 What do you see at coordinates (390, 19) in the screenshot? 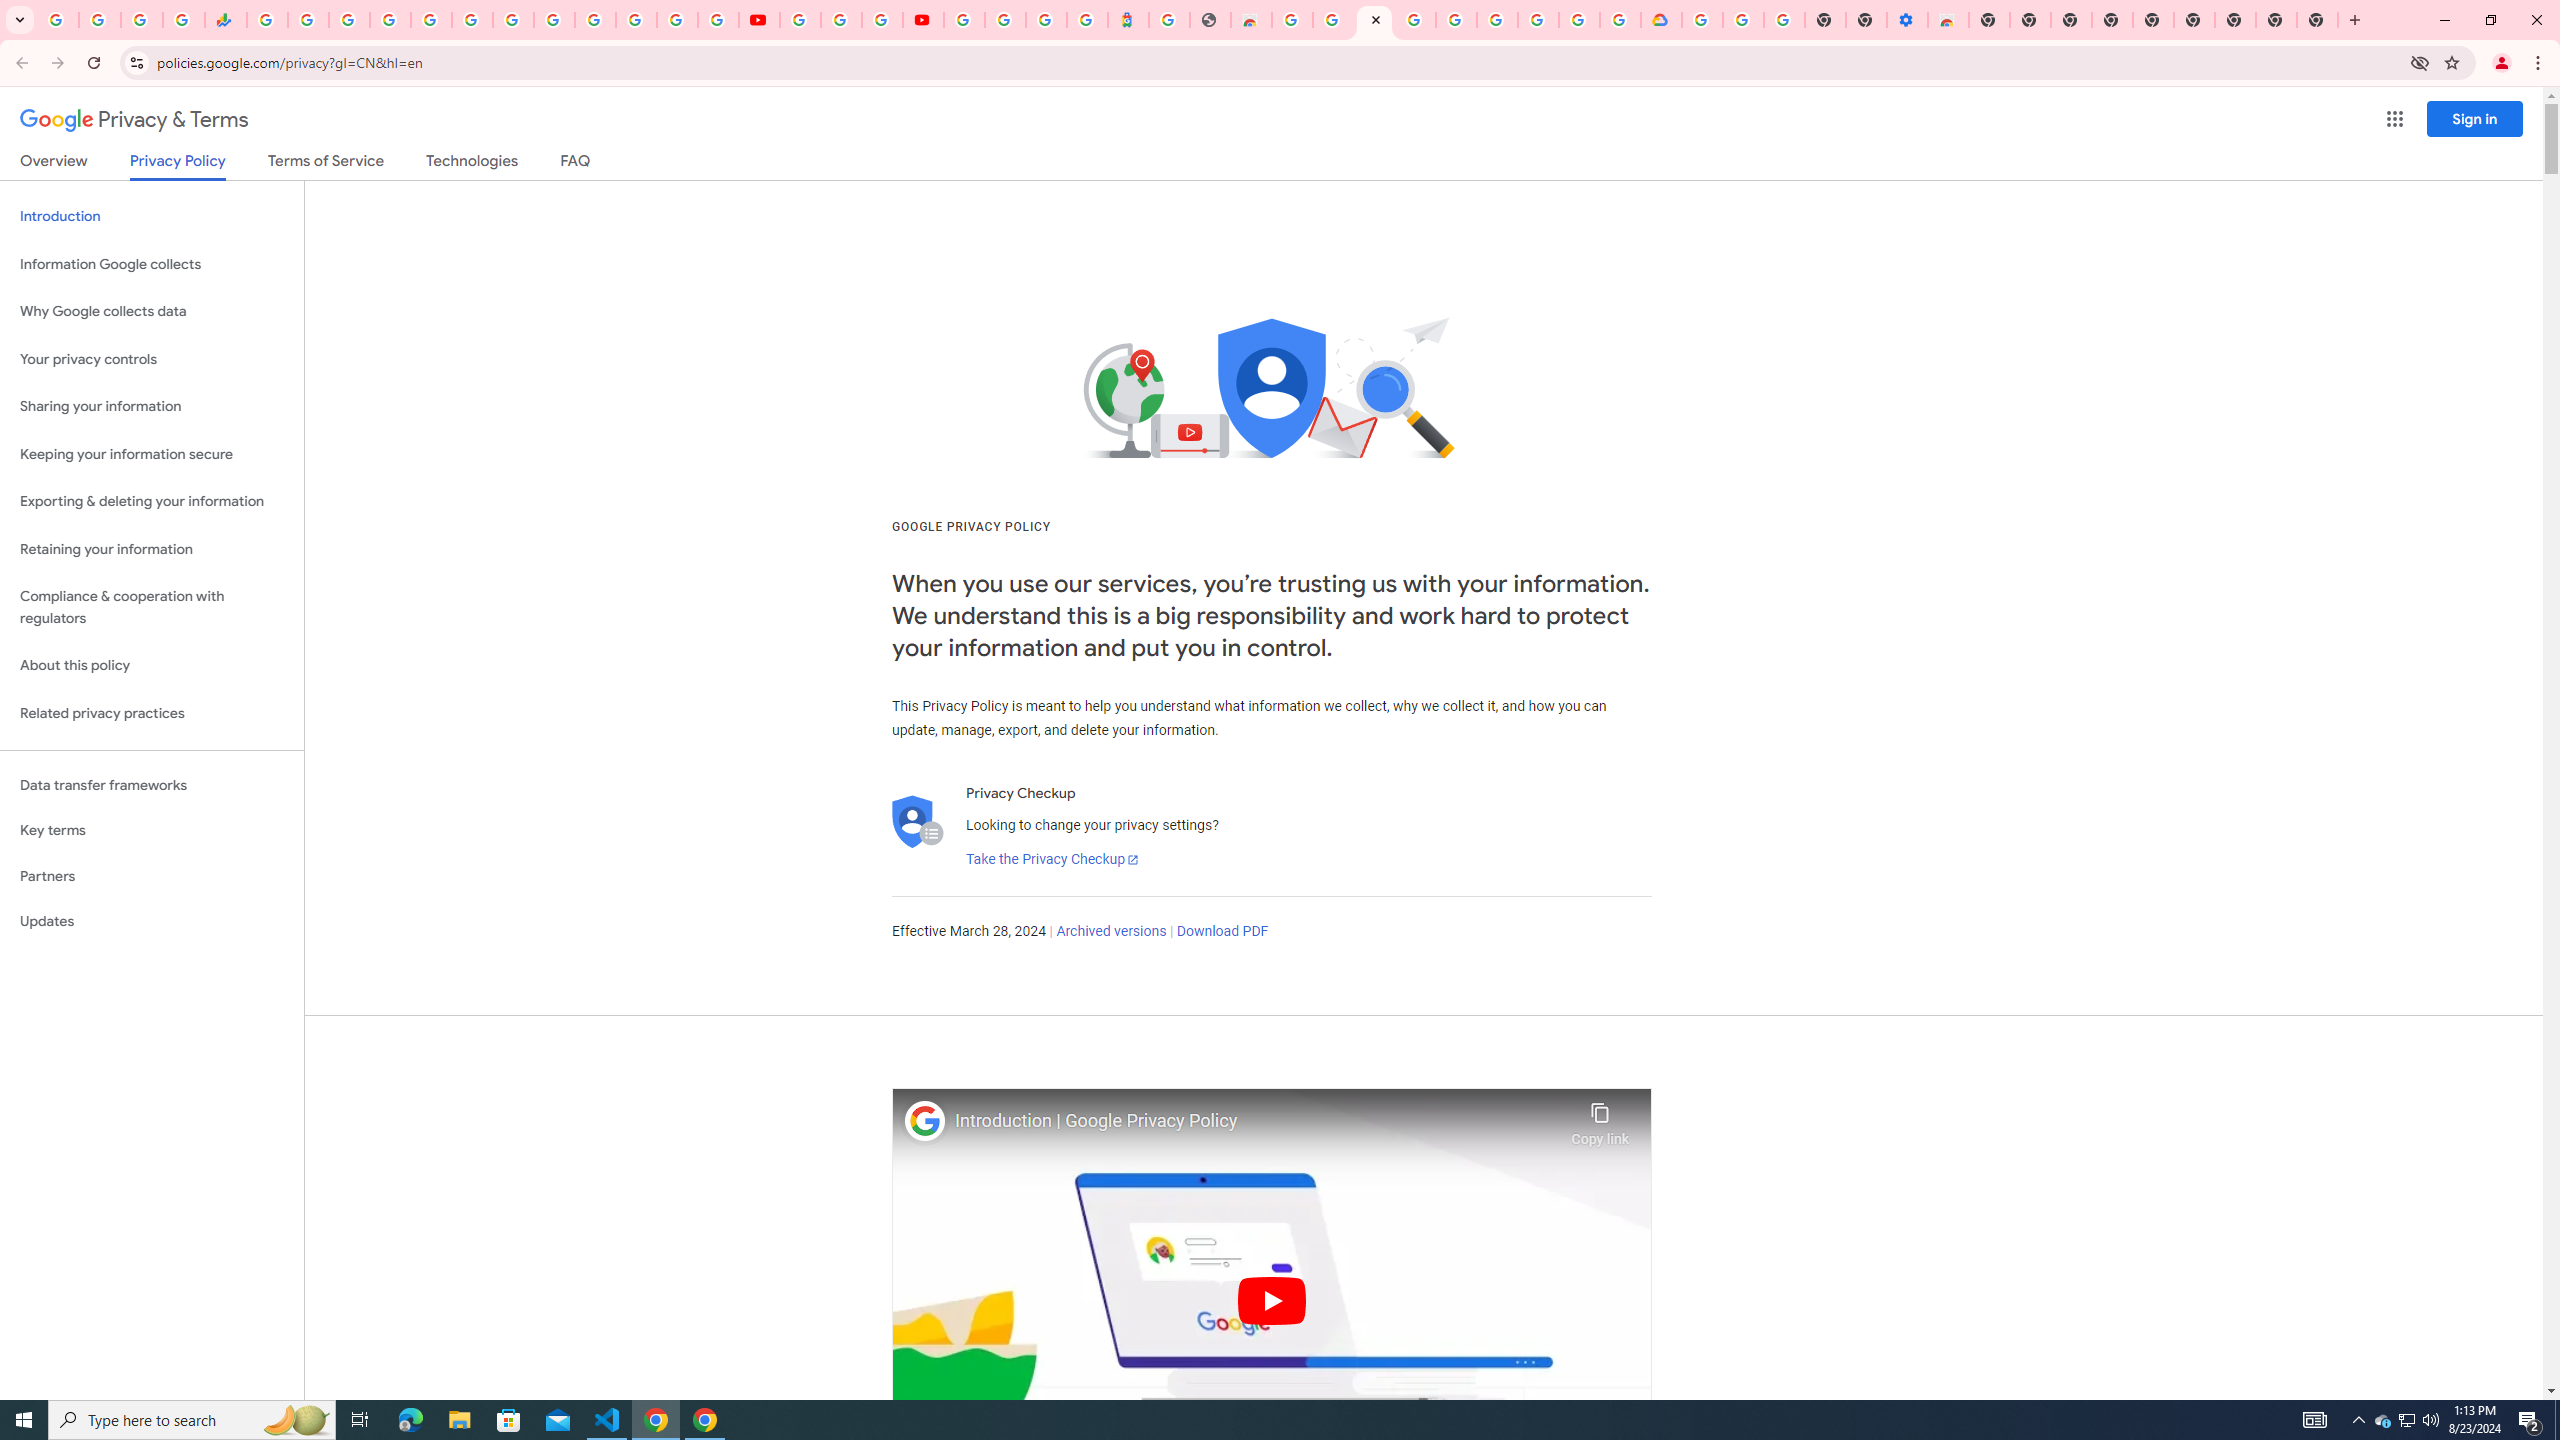
I see `'Sign in - Google Accounts'` at bounding box center [390, 19].